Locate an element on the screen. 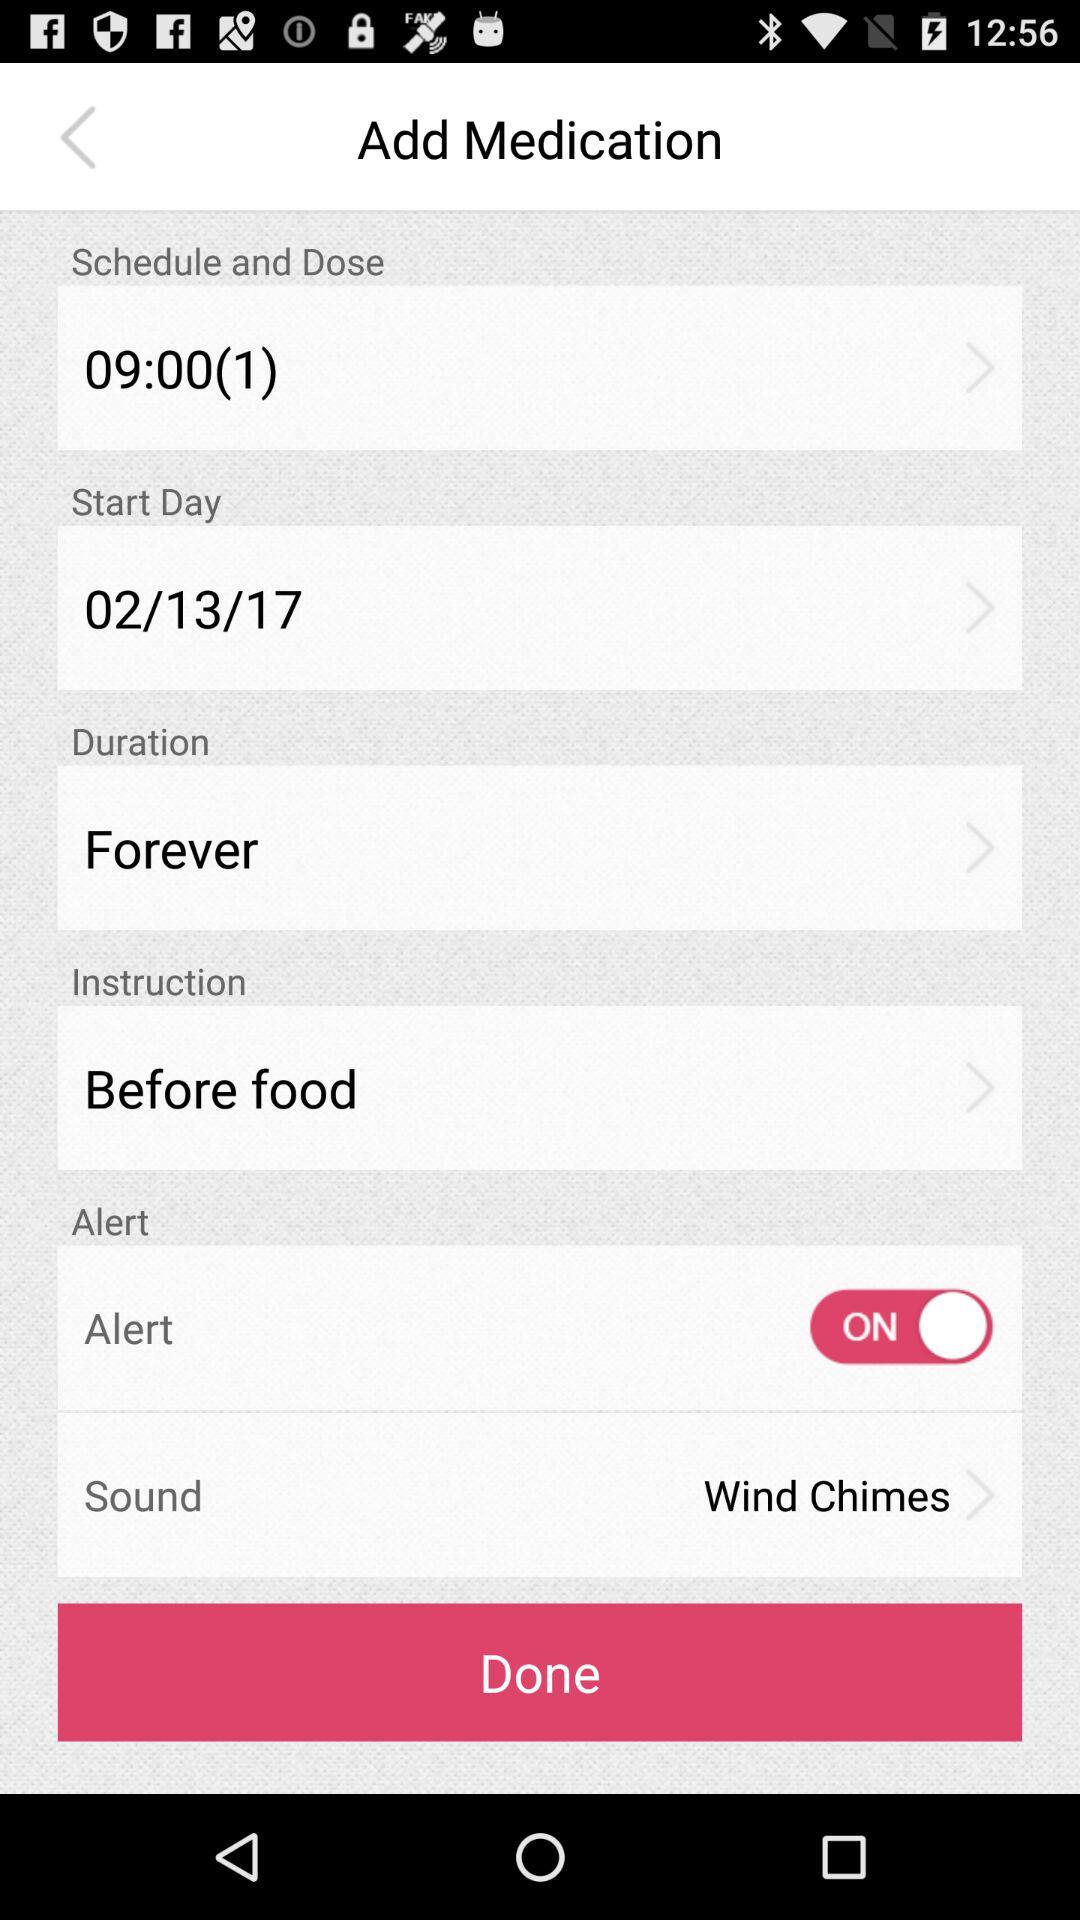 The image size is (1080, 1920). icon above the duration app is located at coordinates (540, 606).